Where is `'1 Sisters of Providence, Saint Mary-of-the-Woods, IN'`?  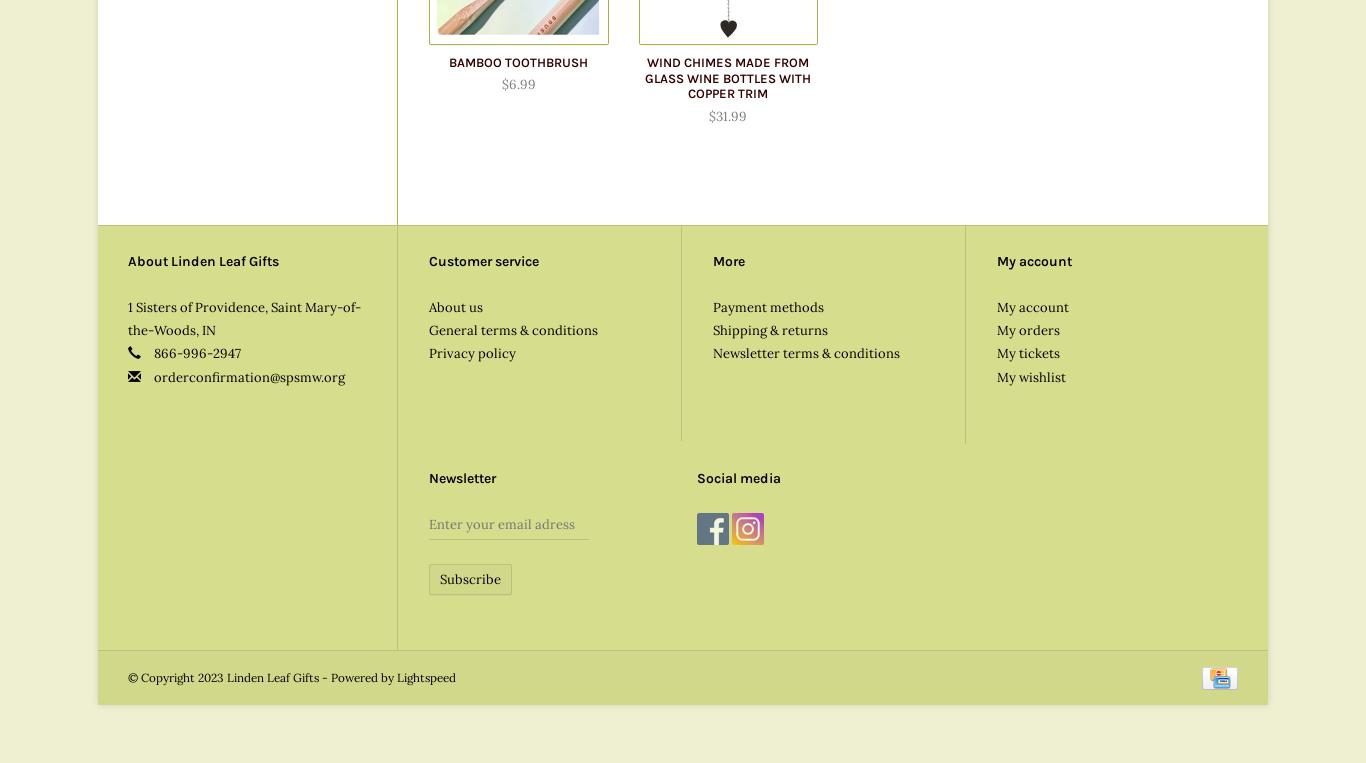
'1 Sisters of Providence, Saint Mary-of-the-Woods, IN' is located at coordinates (244, 318).